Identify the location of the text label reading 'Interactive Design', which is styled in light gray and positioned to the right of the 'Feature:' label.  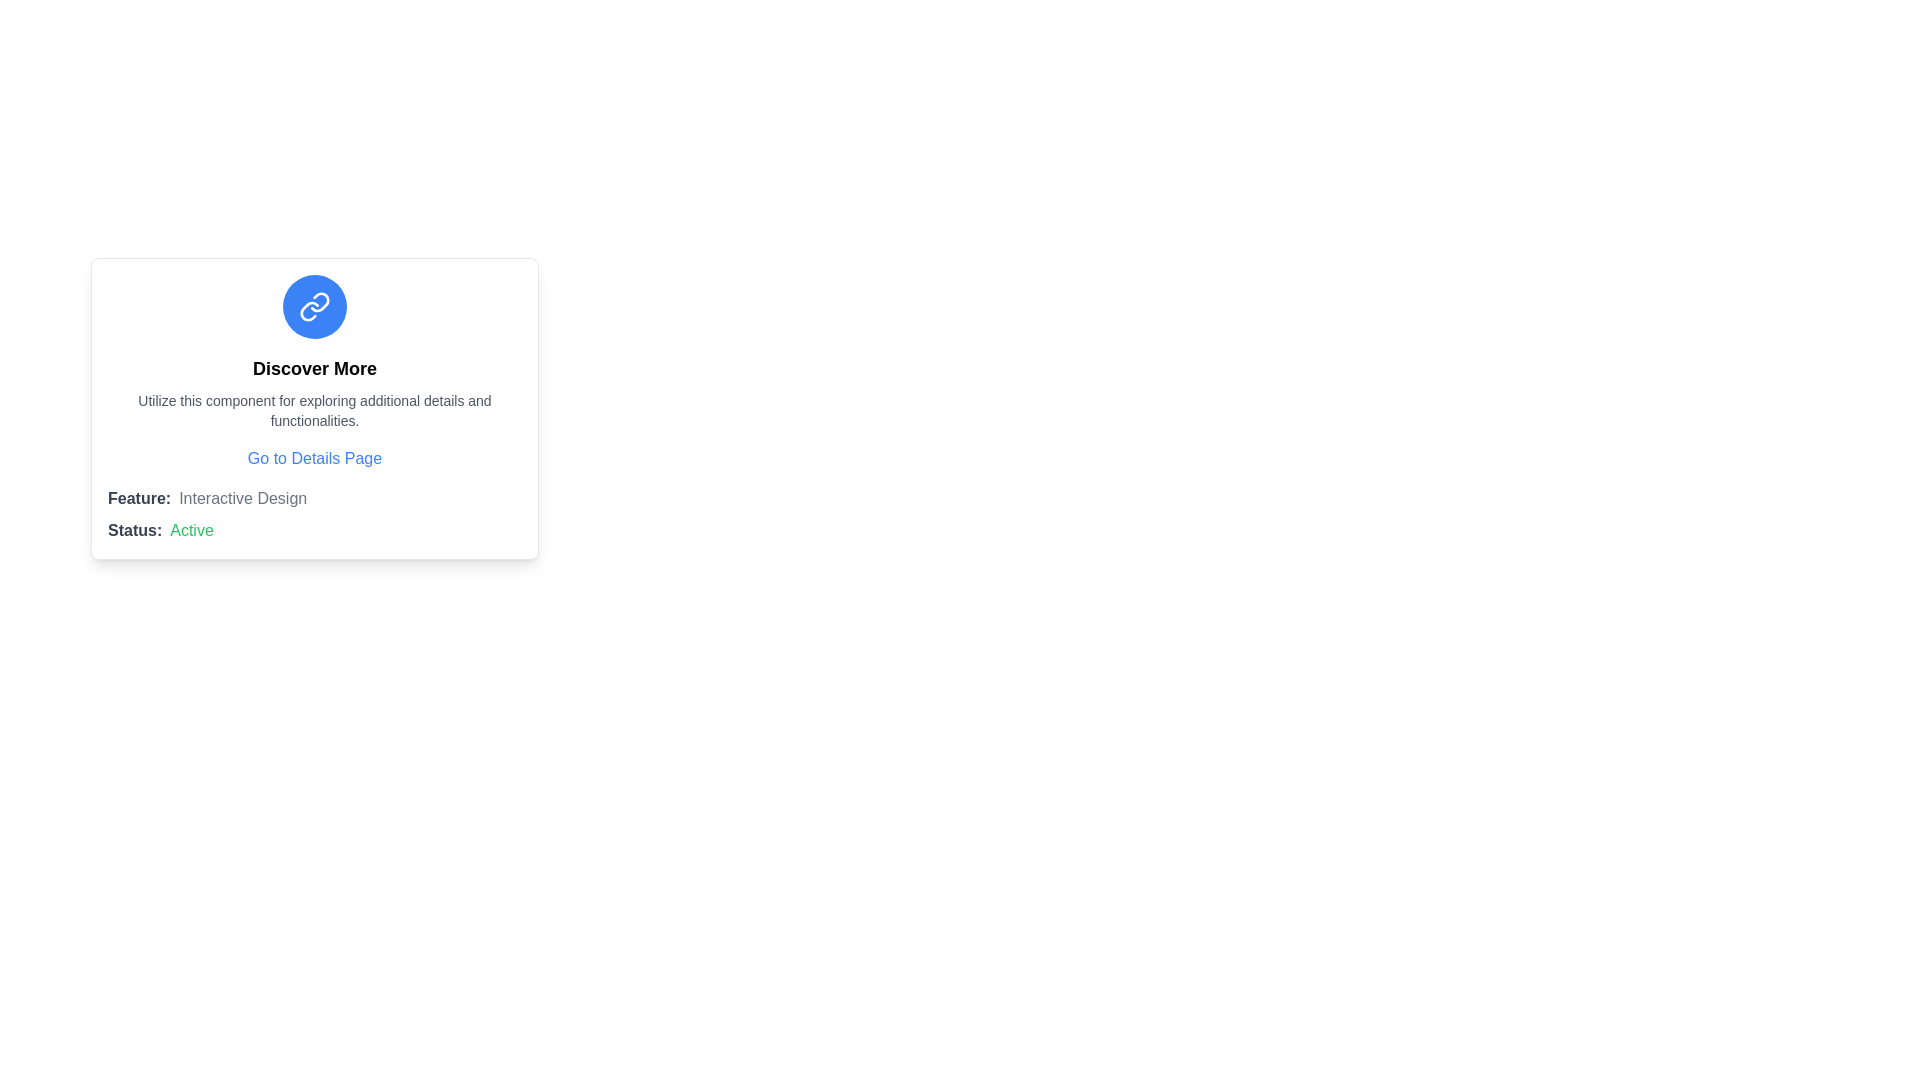
(242, 497).